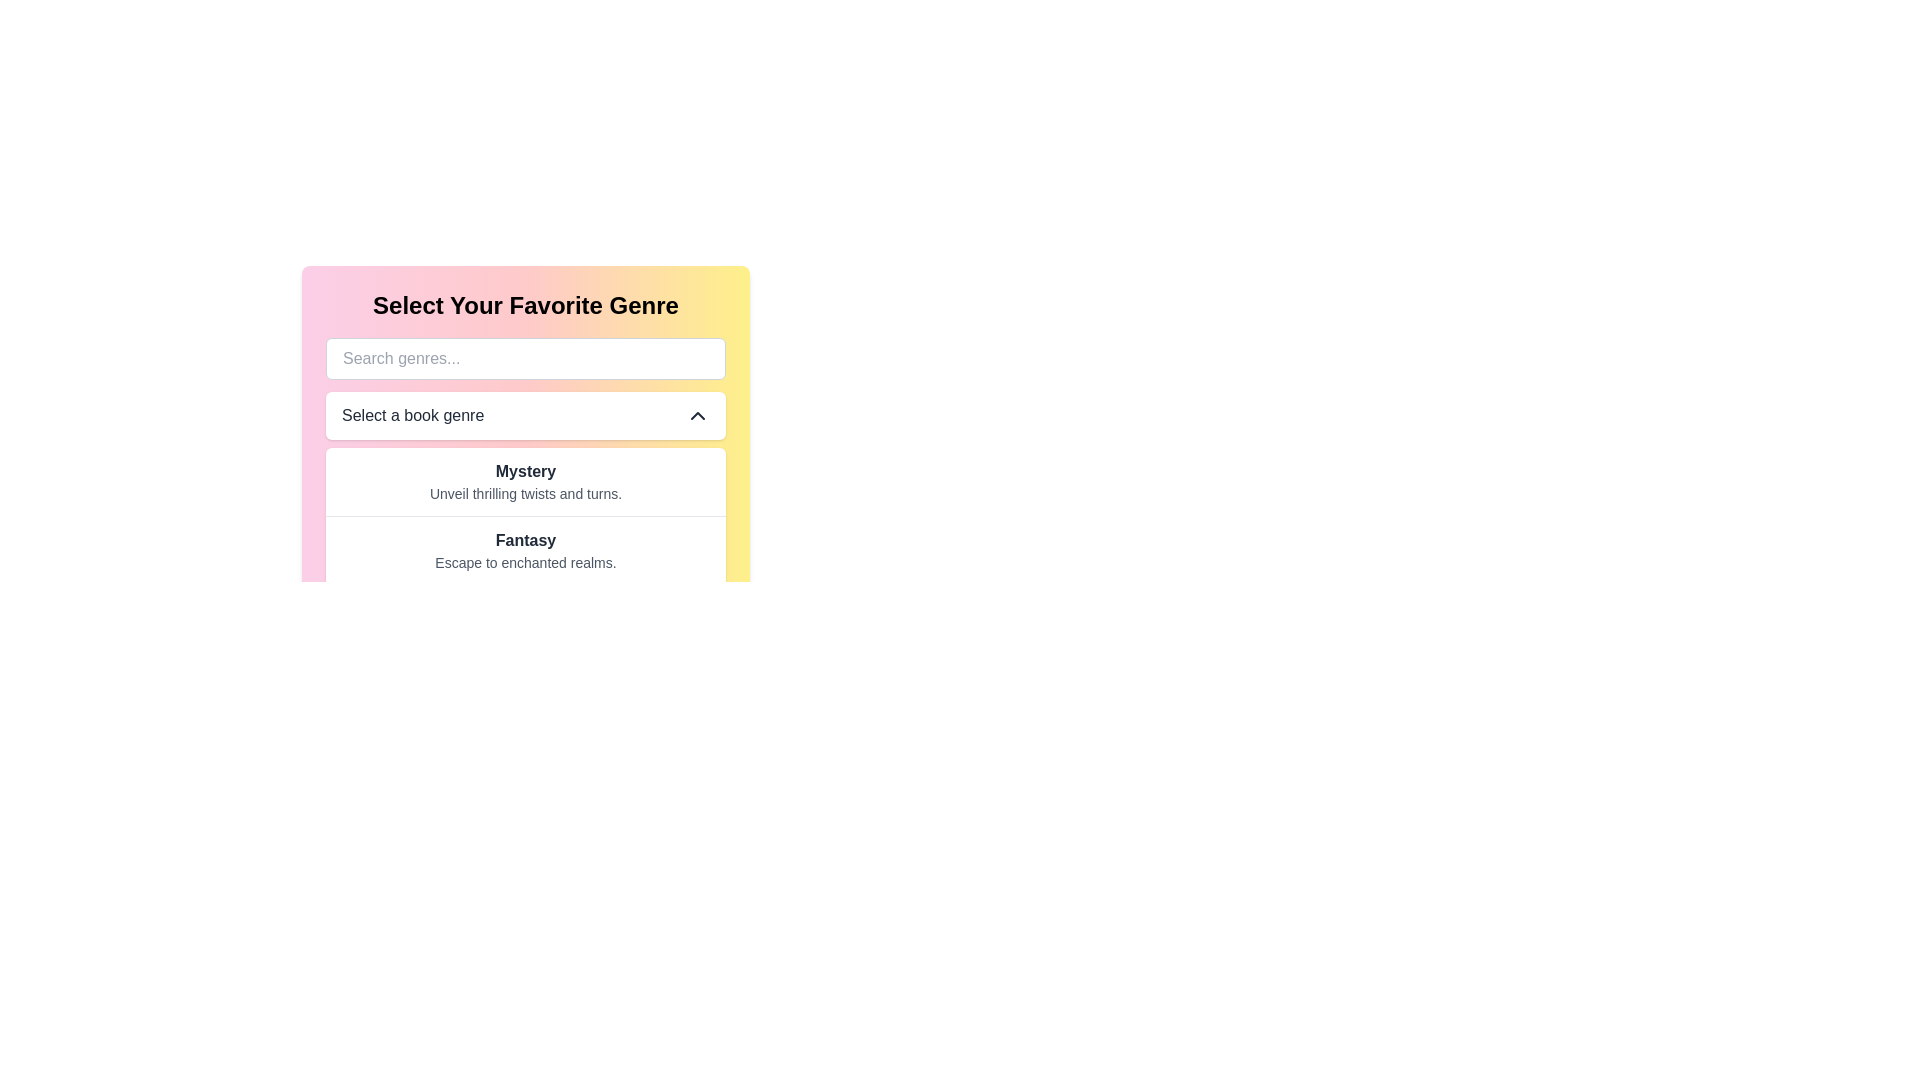  I want to click on and interpret the static text providing supporting information about the 'Mystery' genre, located directly below the 'Mystery' heading, so click(526, 493).